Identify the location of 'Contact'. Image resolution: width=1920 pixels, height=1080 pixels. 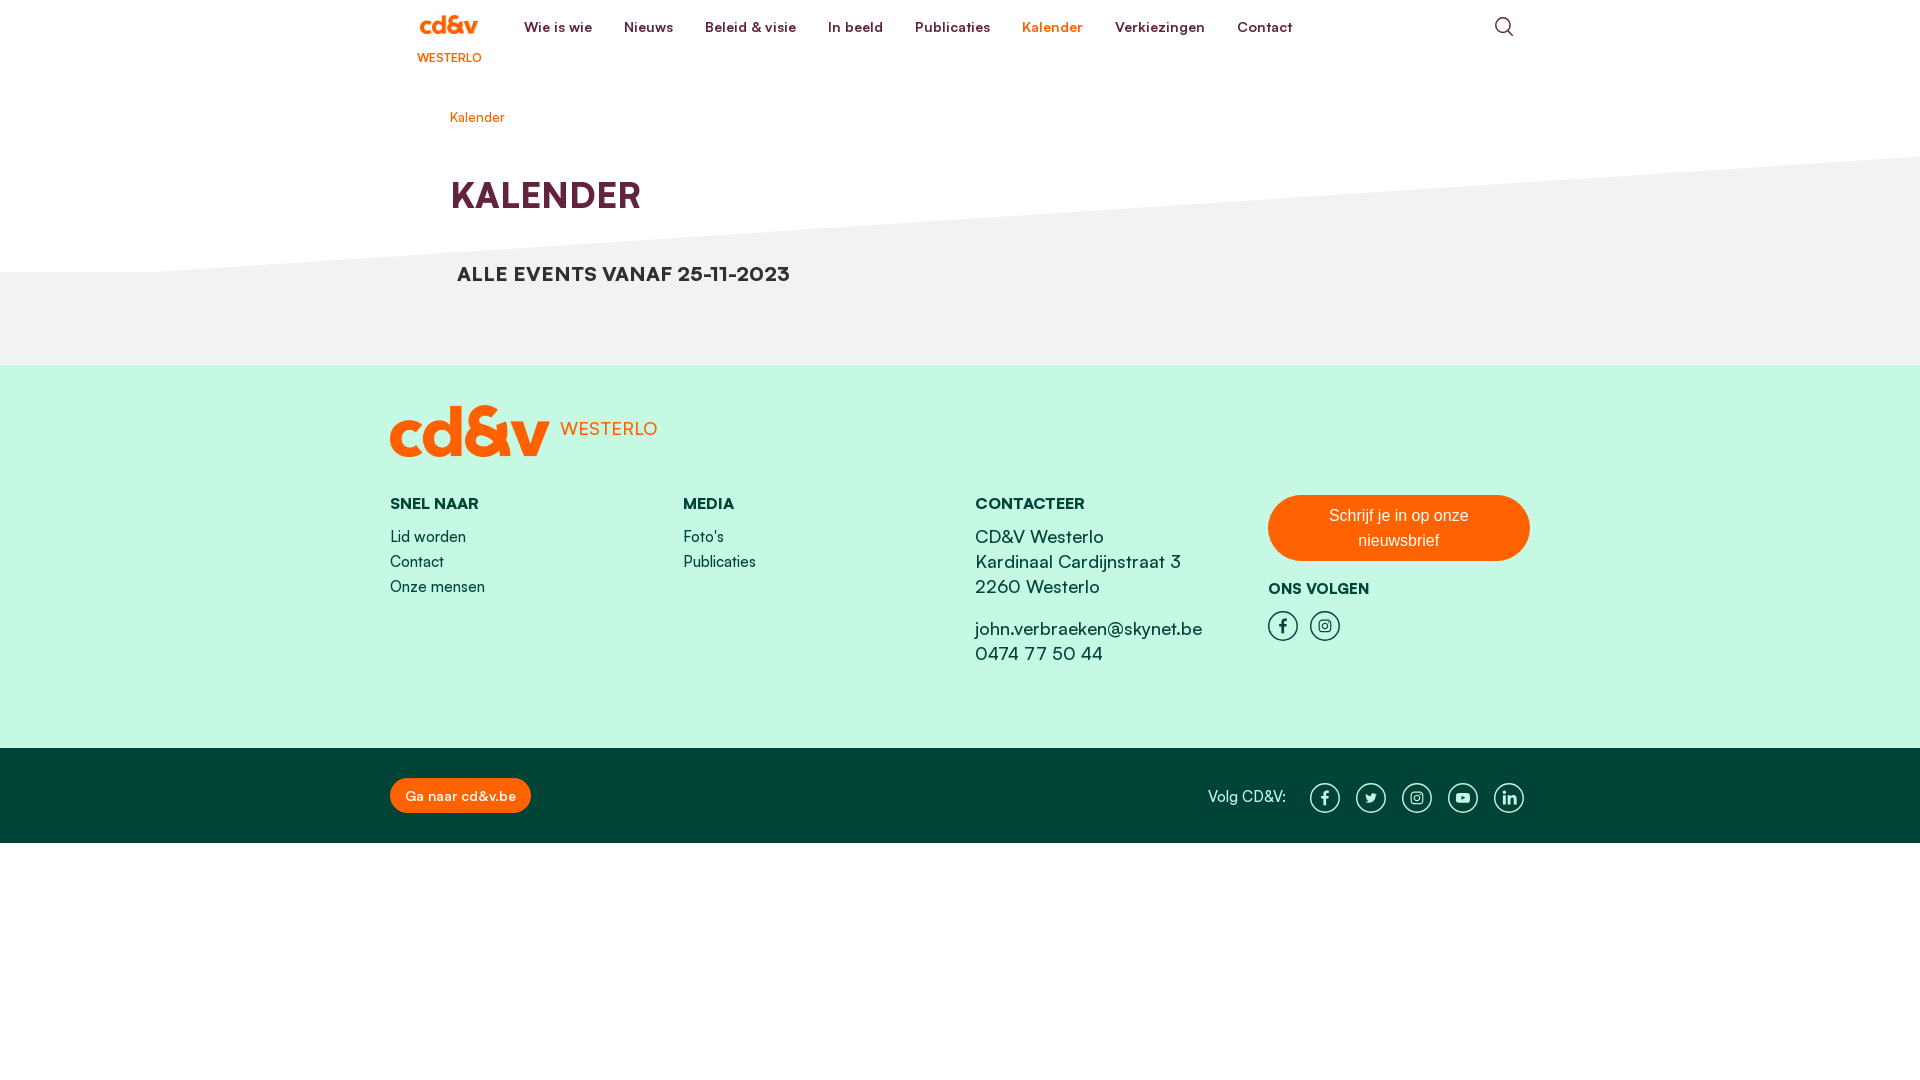
(416, 561).